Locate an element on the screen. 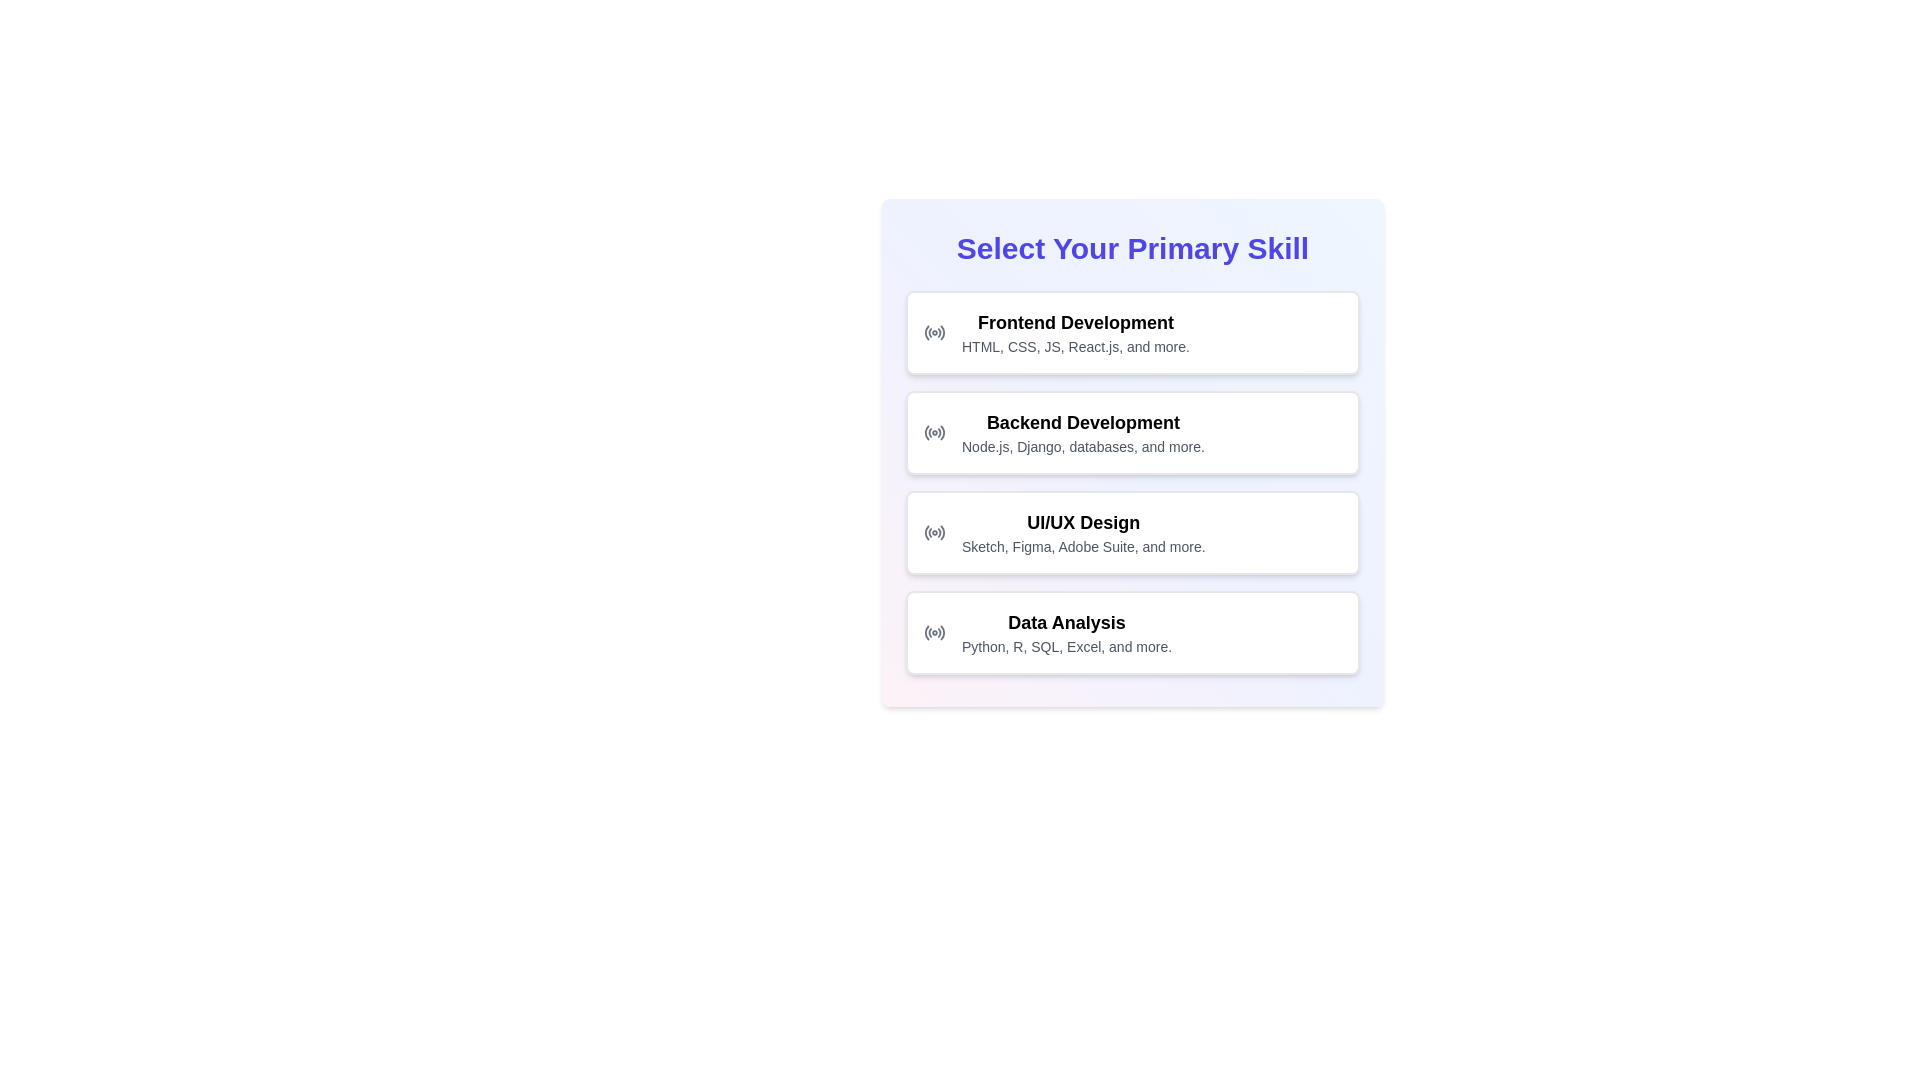  the text component that contains the string 'Node.js, Django, databases, and more.' located directly below the 'Backend Development' title within the second card of a vertical list of cards is located at coordinates (1082, 446).